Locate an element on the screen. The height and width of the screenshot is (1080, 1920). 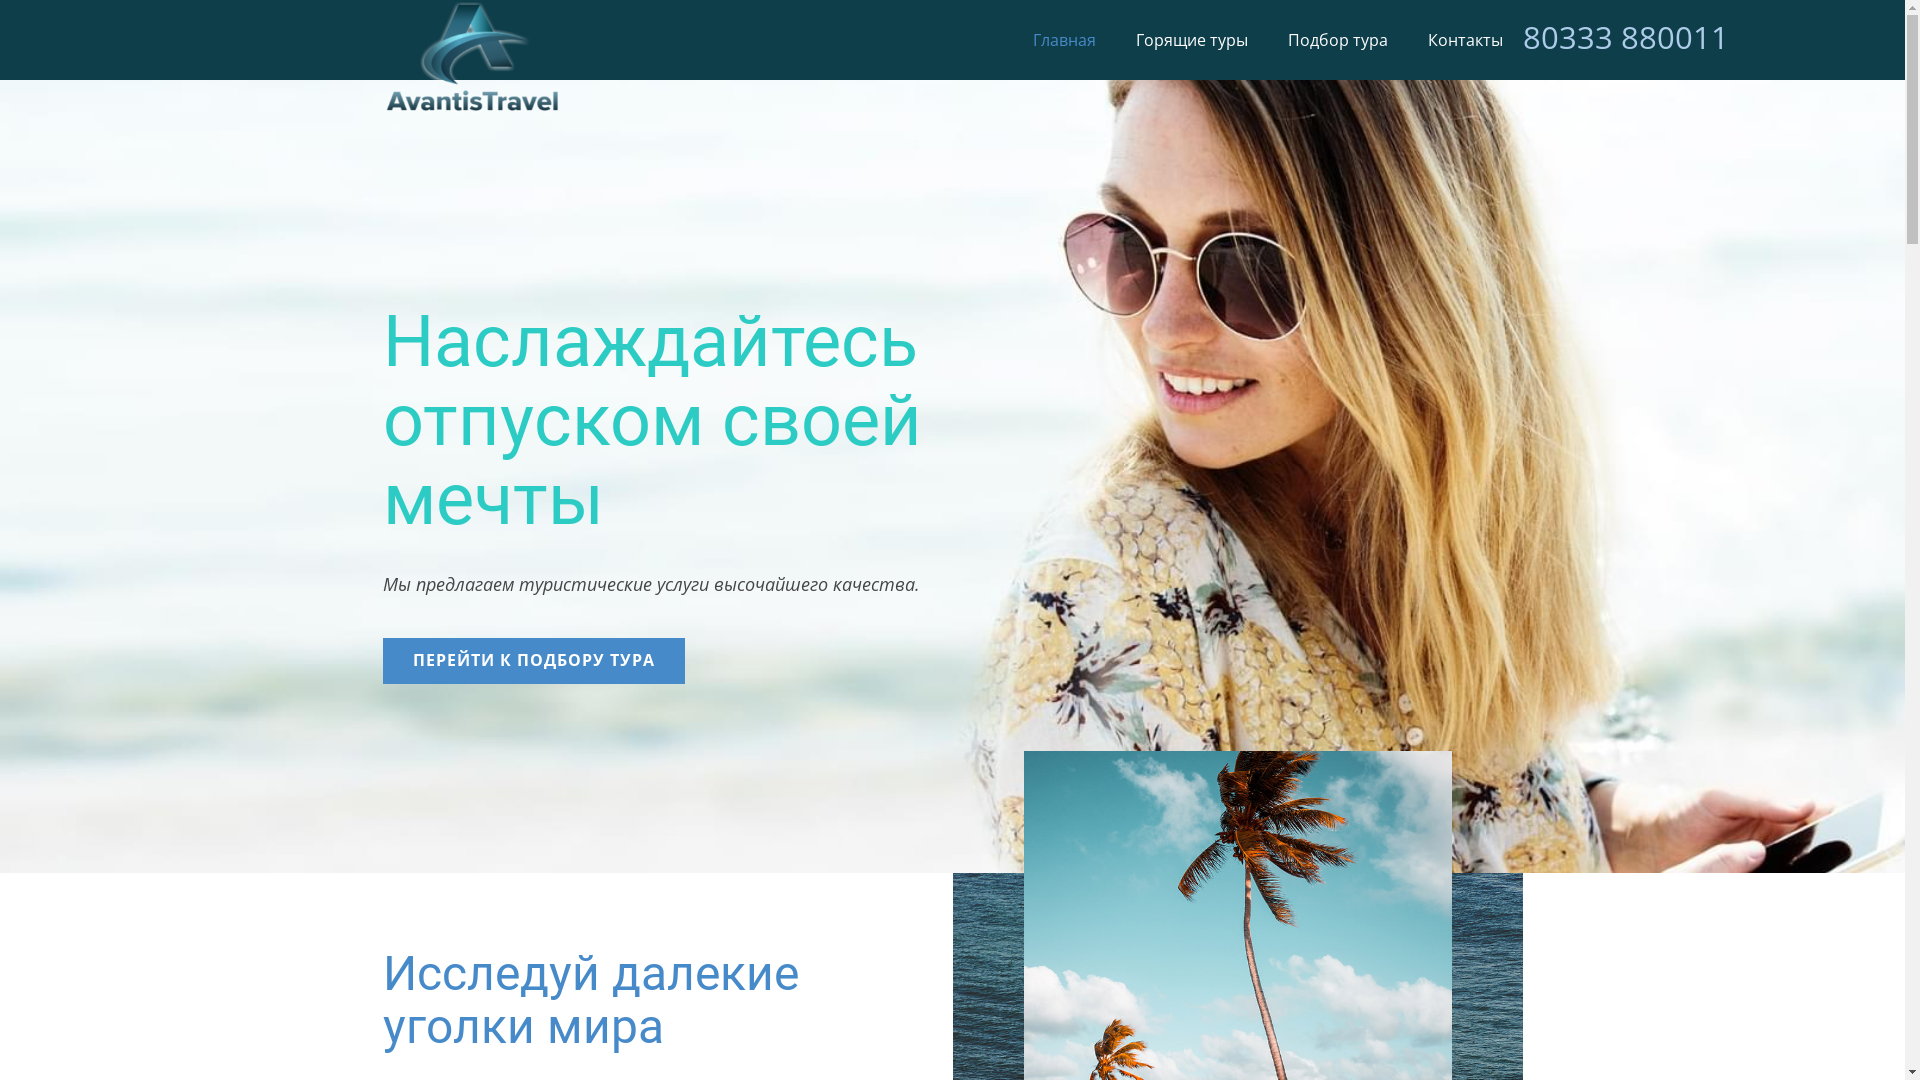
'80333 880011' is located at coordinates (1625, 37).